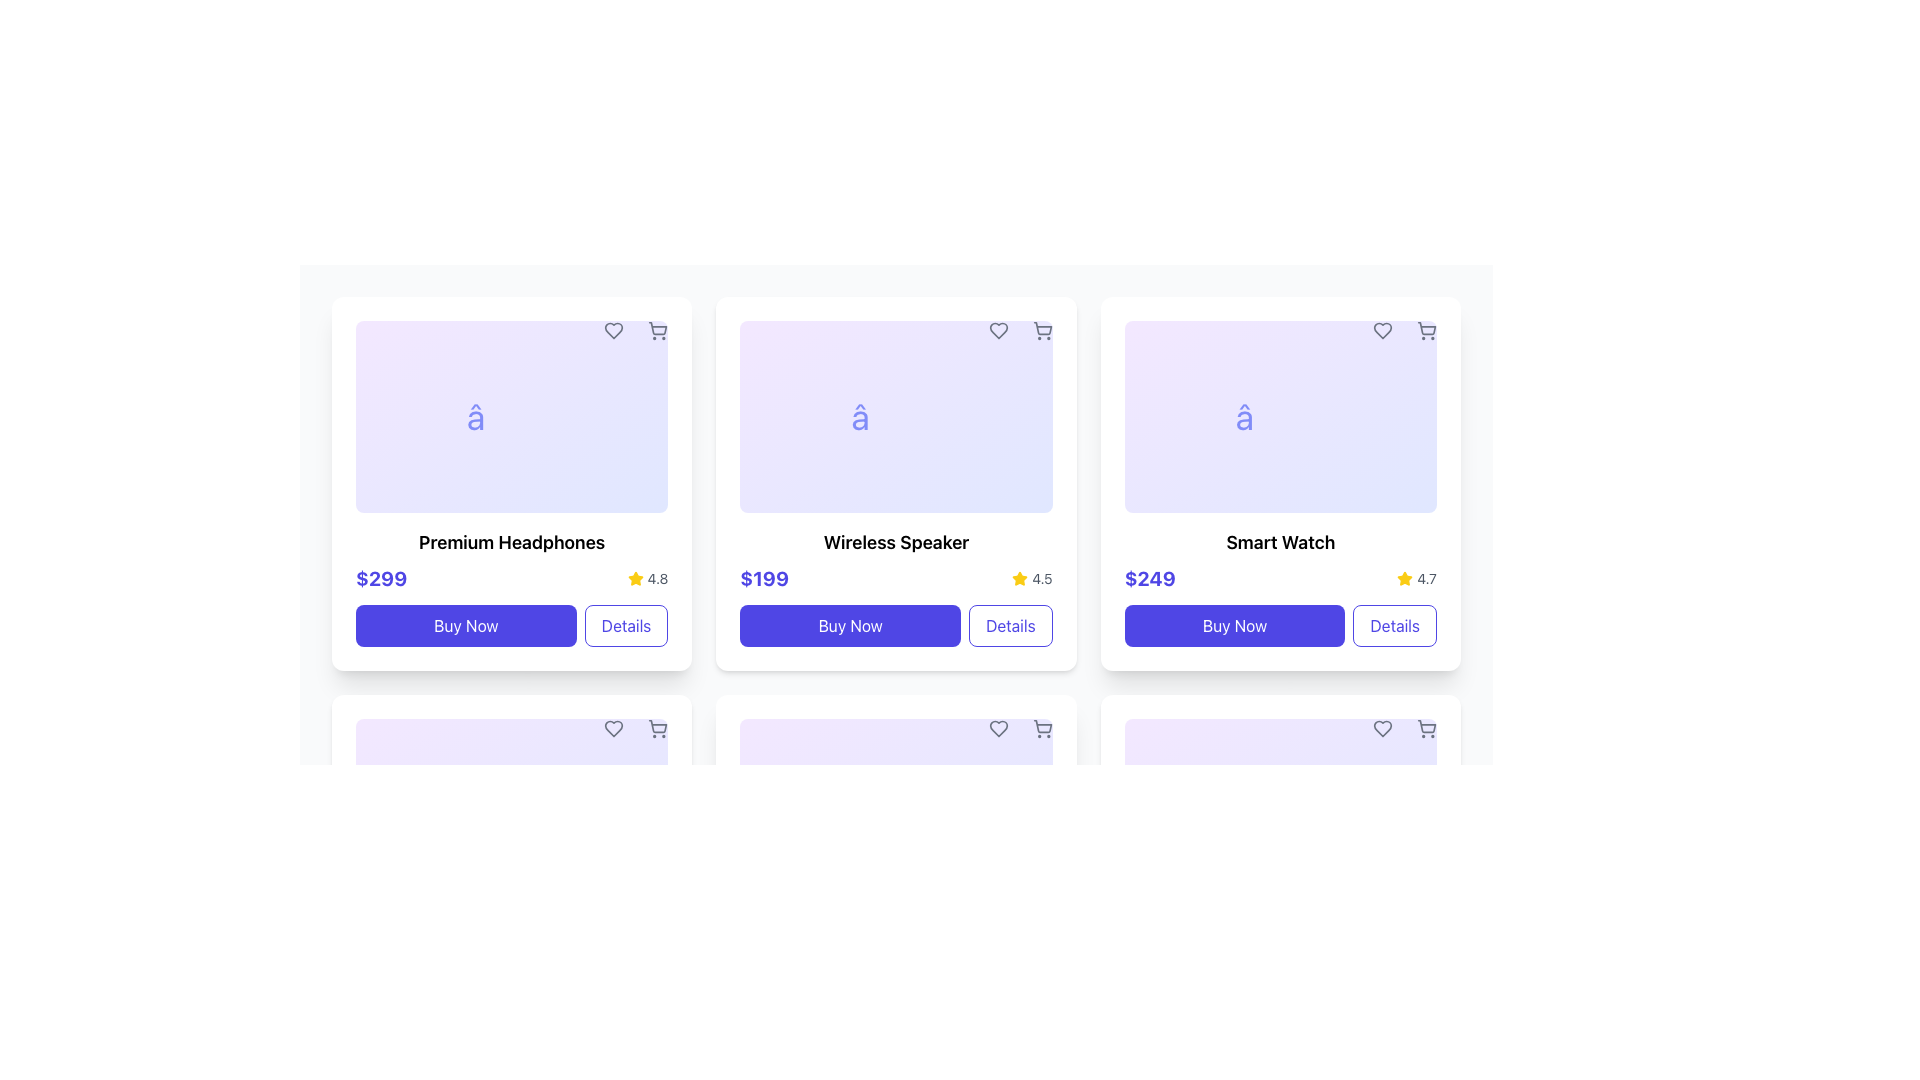  I want to click on the shopping cart icon located in the top-right corner of the item card, so click(658, 729).